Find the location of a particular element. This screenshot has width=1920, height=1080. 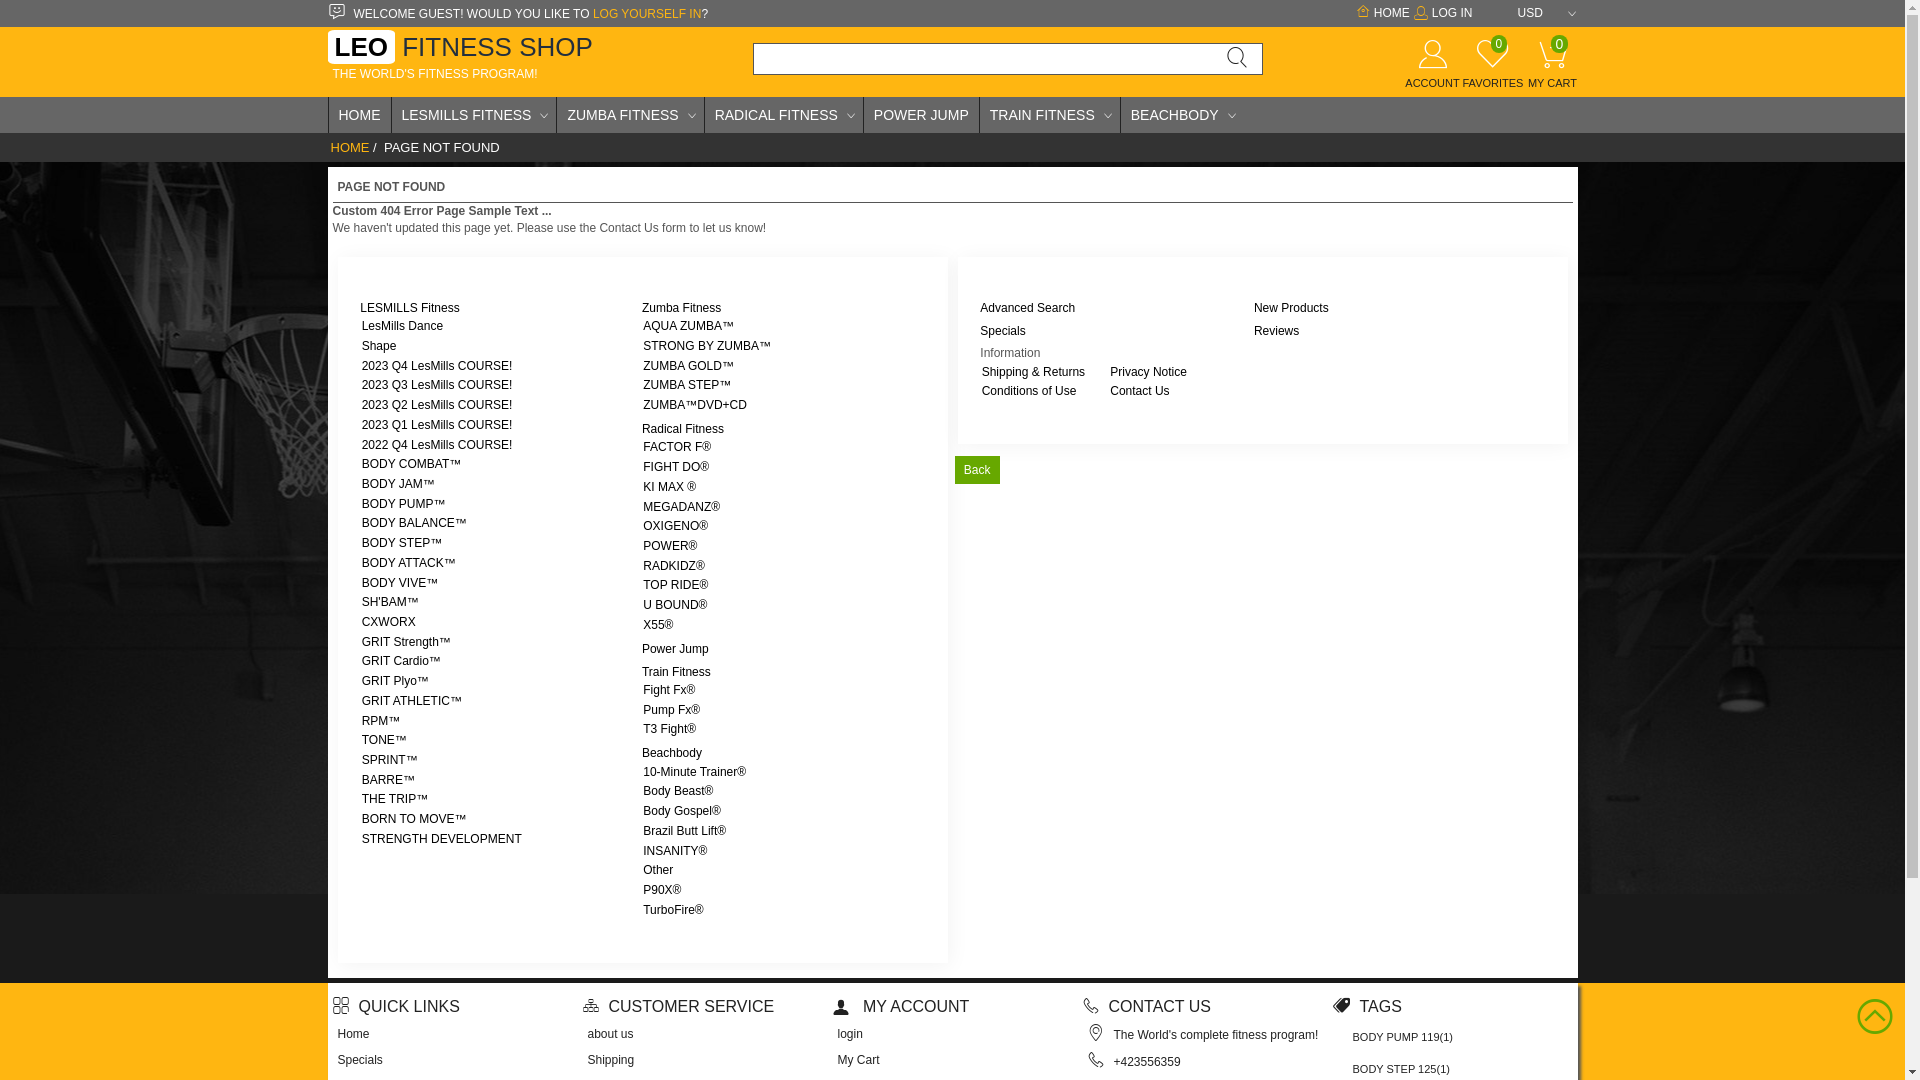

'LOG YOURSELF IN' is located at coordinates (647, 14).